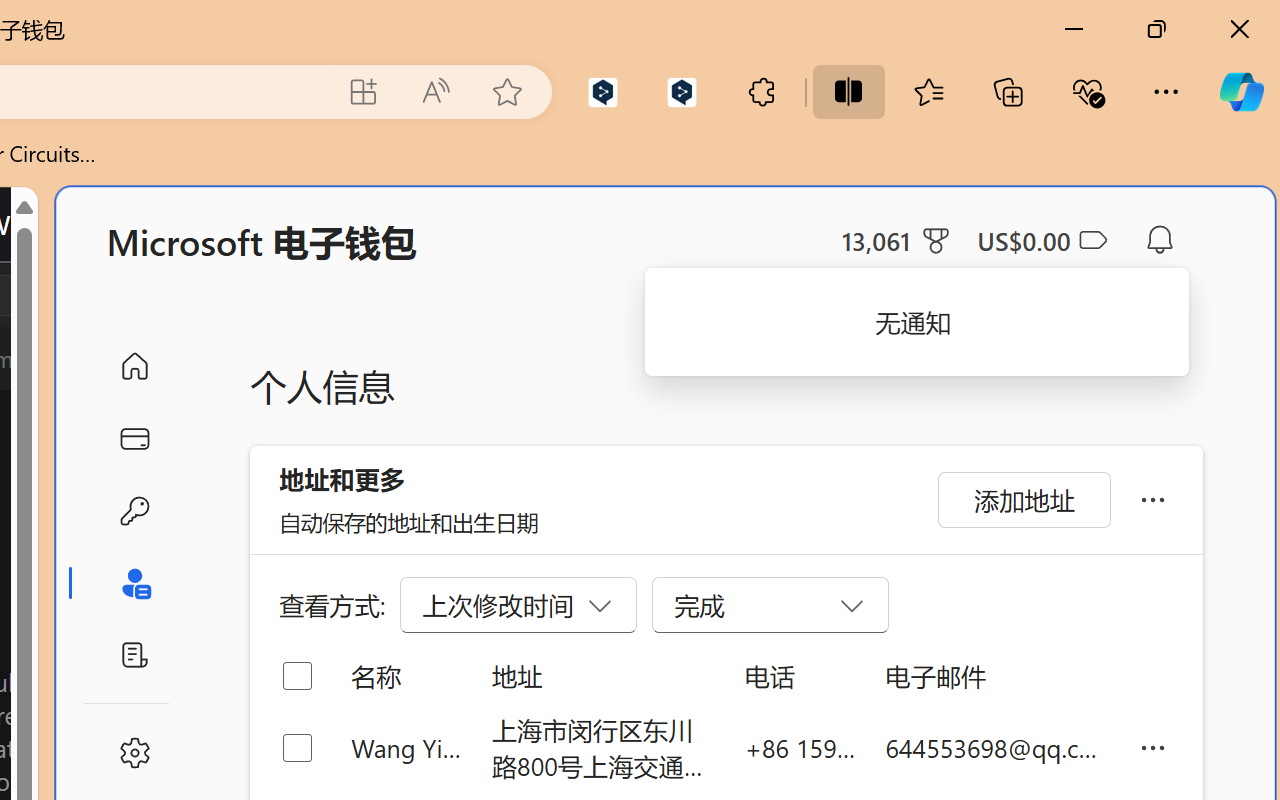 Image resolution: width=1280 pixels, height=800 pixels. What do you see at coordinates (1040, 239) in the screenshot?
I see `'Microsoft Cashback - US$0.00'` at bounding box center [1040, 239].